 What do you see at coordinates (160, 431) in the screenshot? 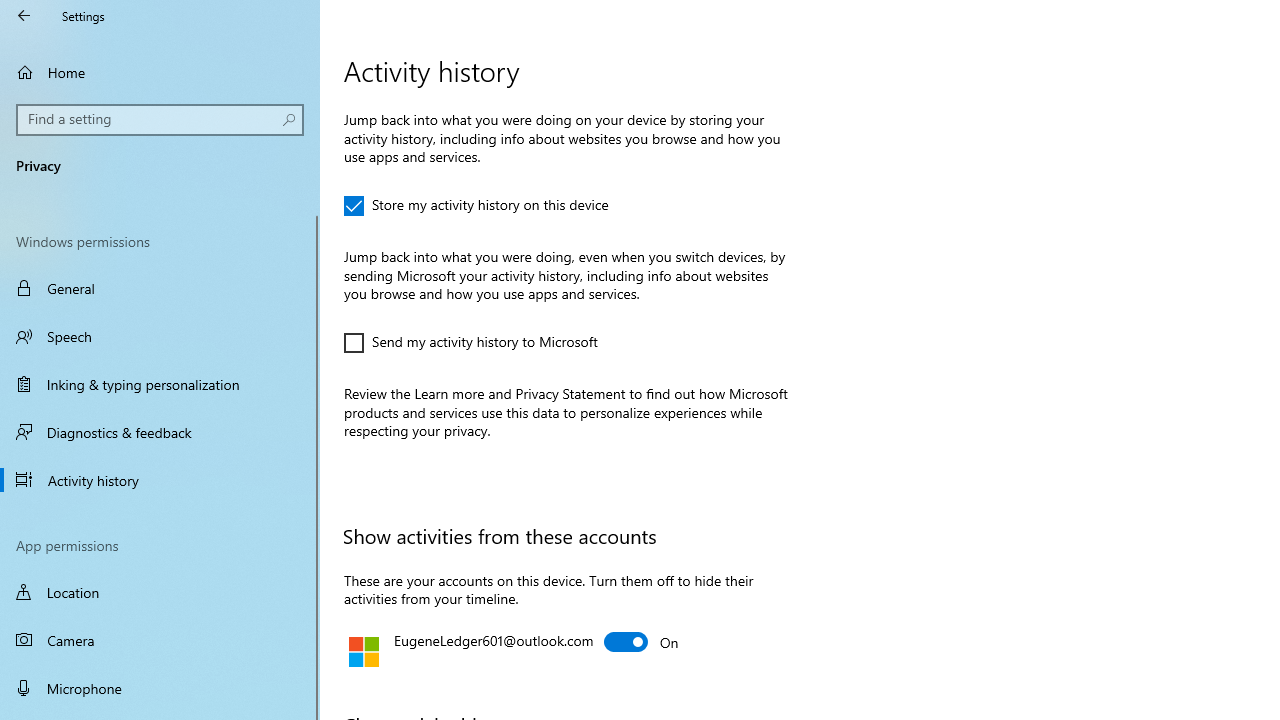
I see `'Diagnostics & feedback'` at bounding box center [160, 431].